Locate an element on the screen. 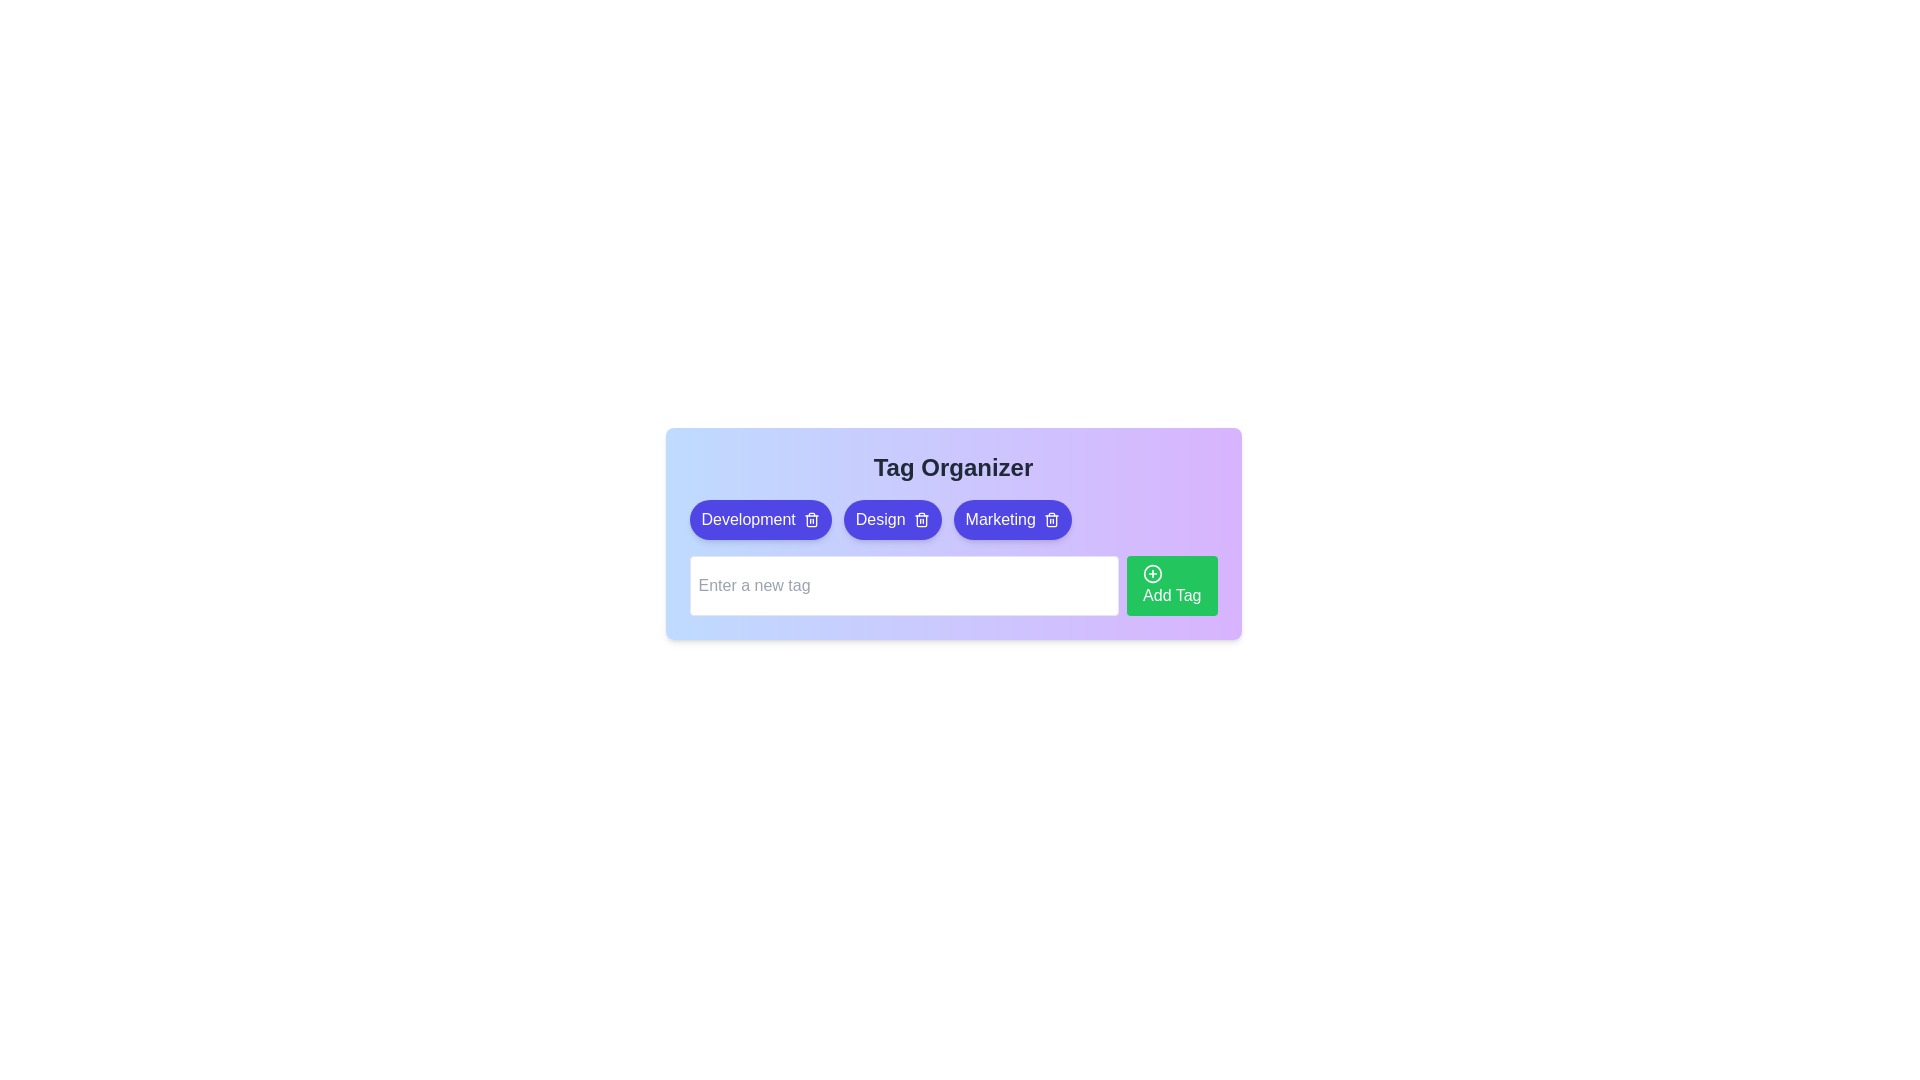  the 'Add Tag' button which contains a circular icon with a plus sign (+) in the center, styled with a green background is located at coordinates (1153, 574).